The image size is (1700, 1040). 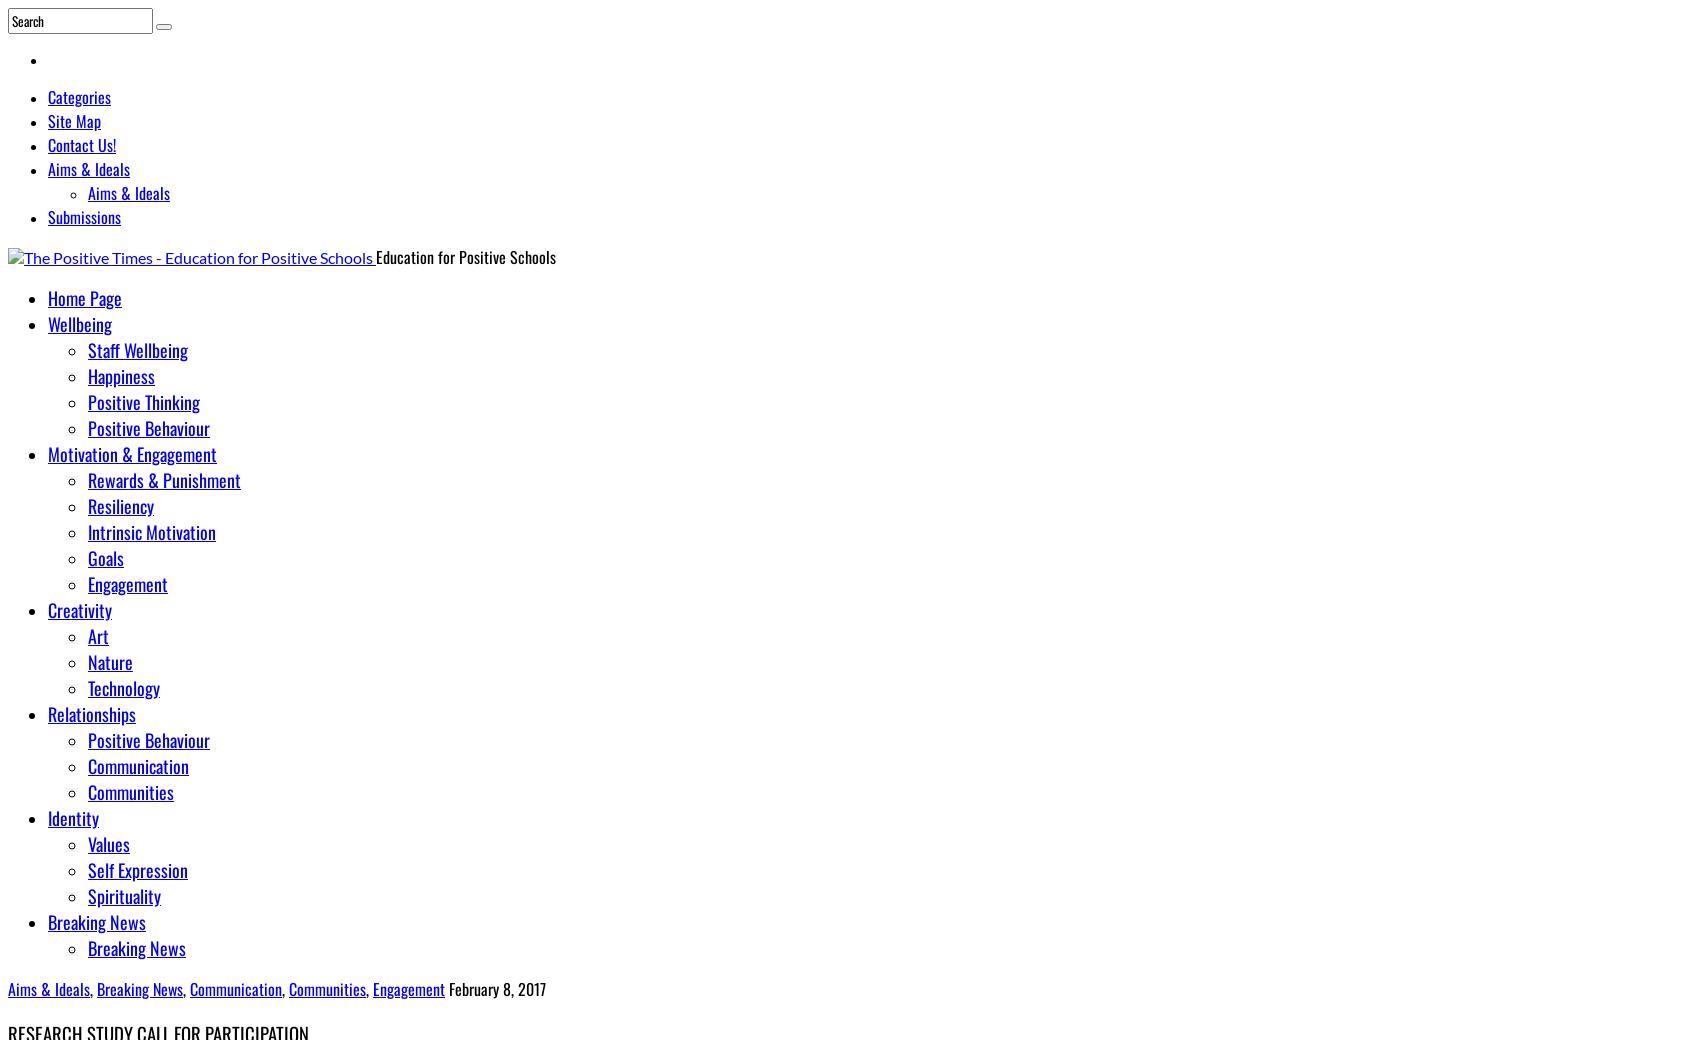 What do you see at coordinates (142, 401) in the screenshot?
I see `'Positive Thinking'` at bounding box center [142, 401].